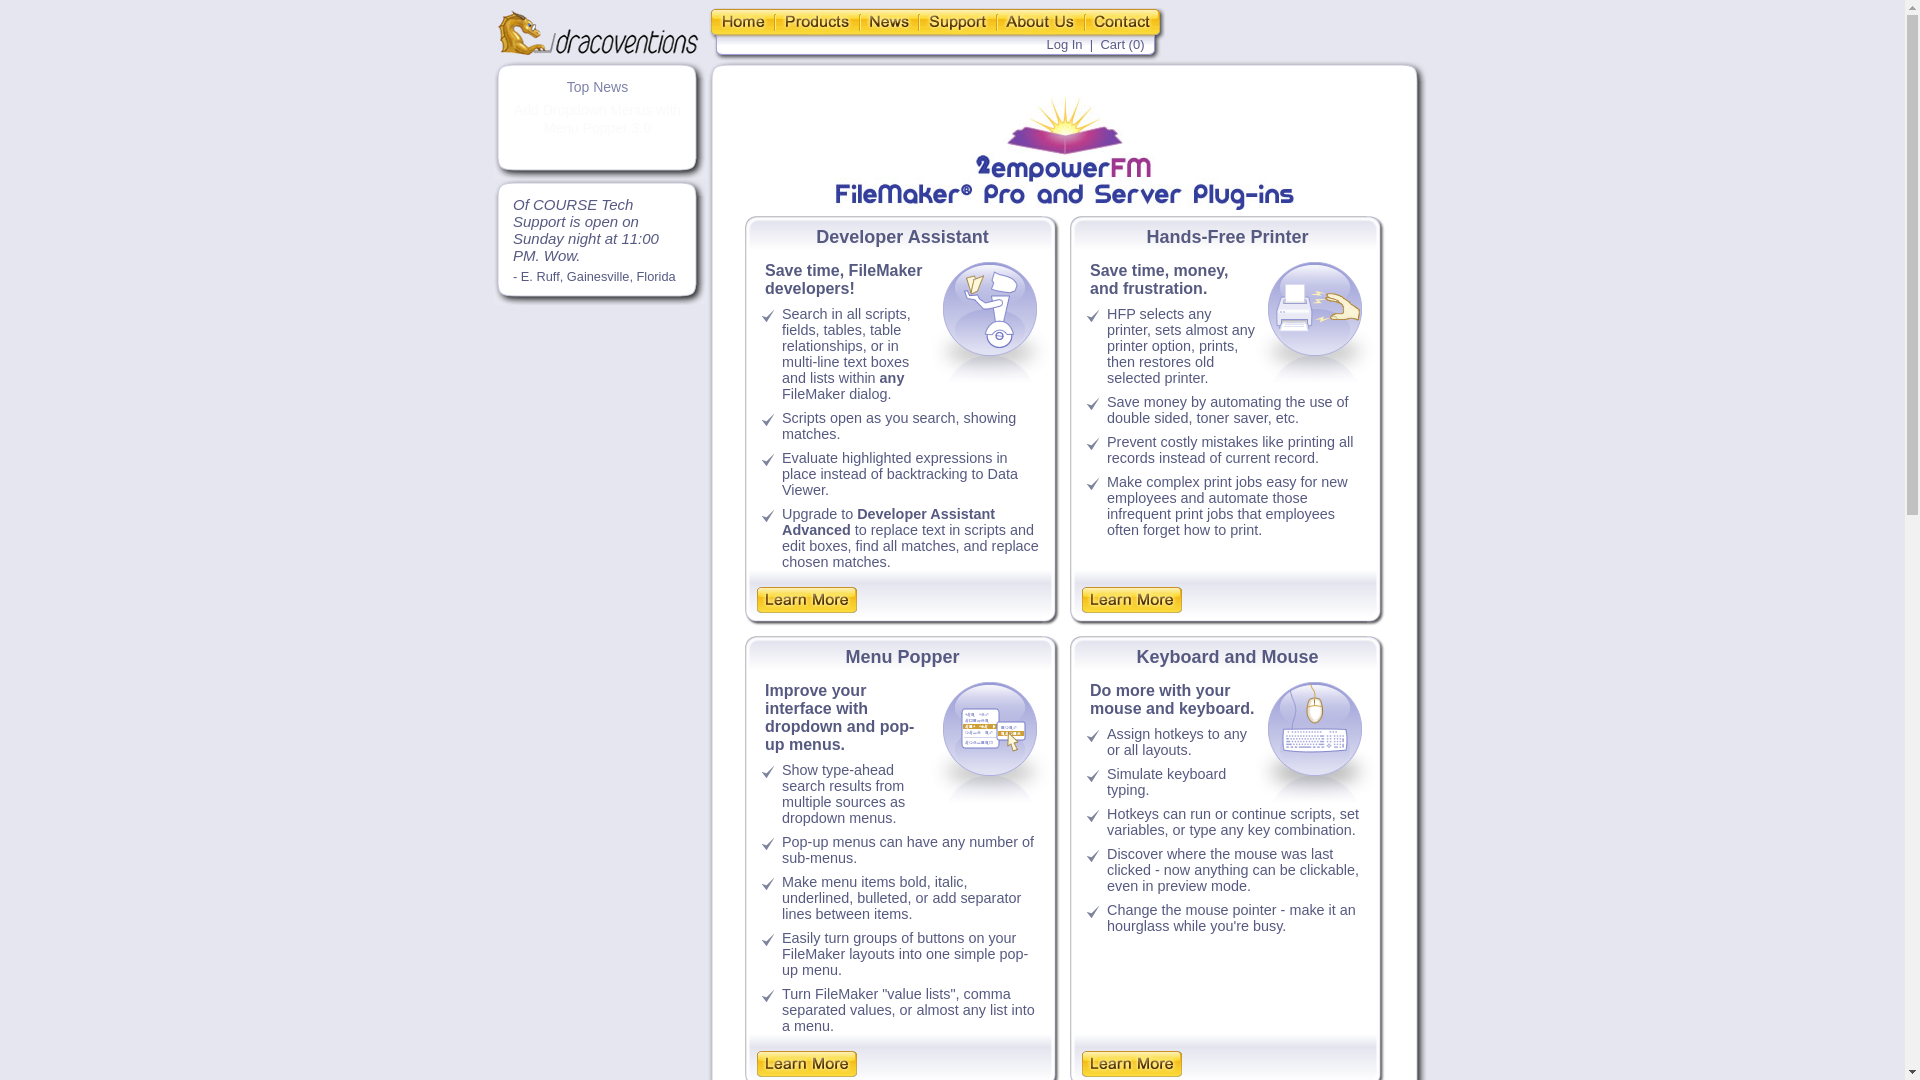 This screenshot has height=1080, width=1920. I want to click on 'HFP fix for macOS 13 on Intel and DA updates', so click(519, 119).